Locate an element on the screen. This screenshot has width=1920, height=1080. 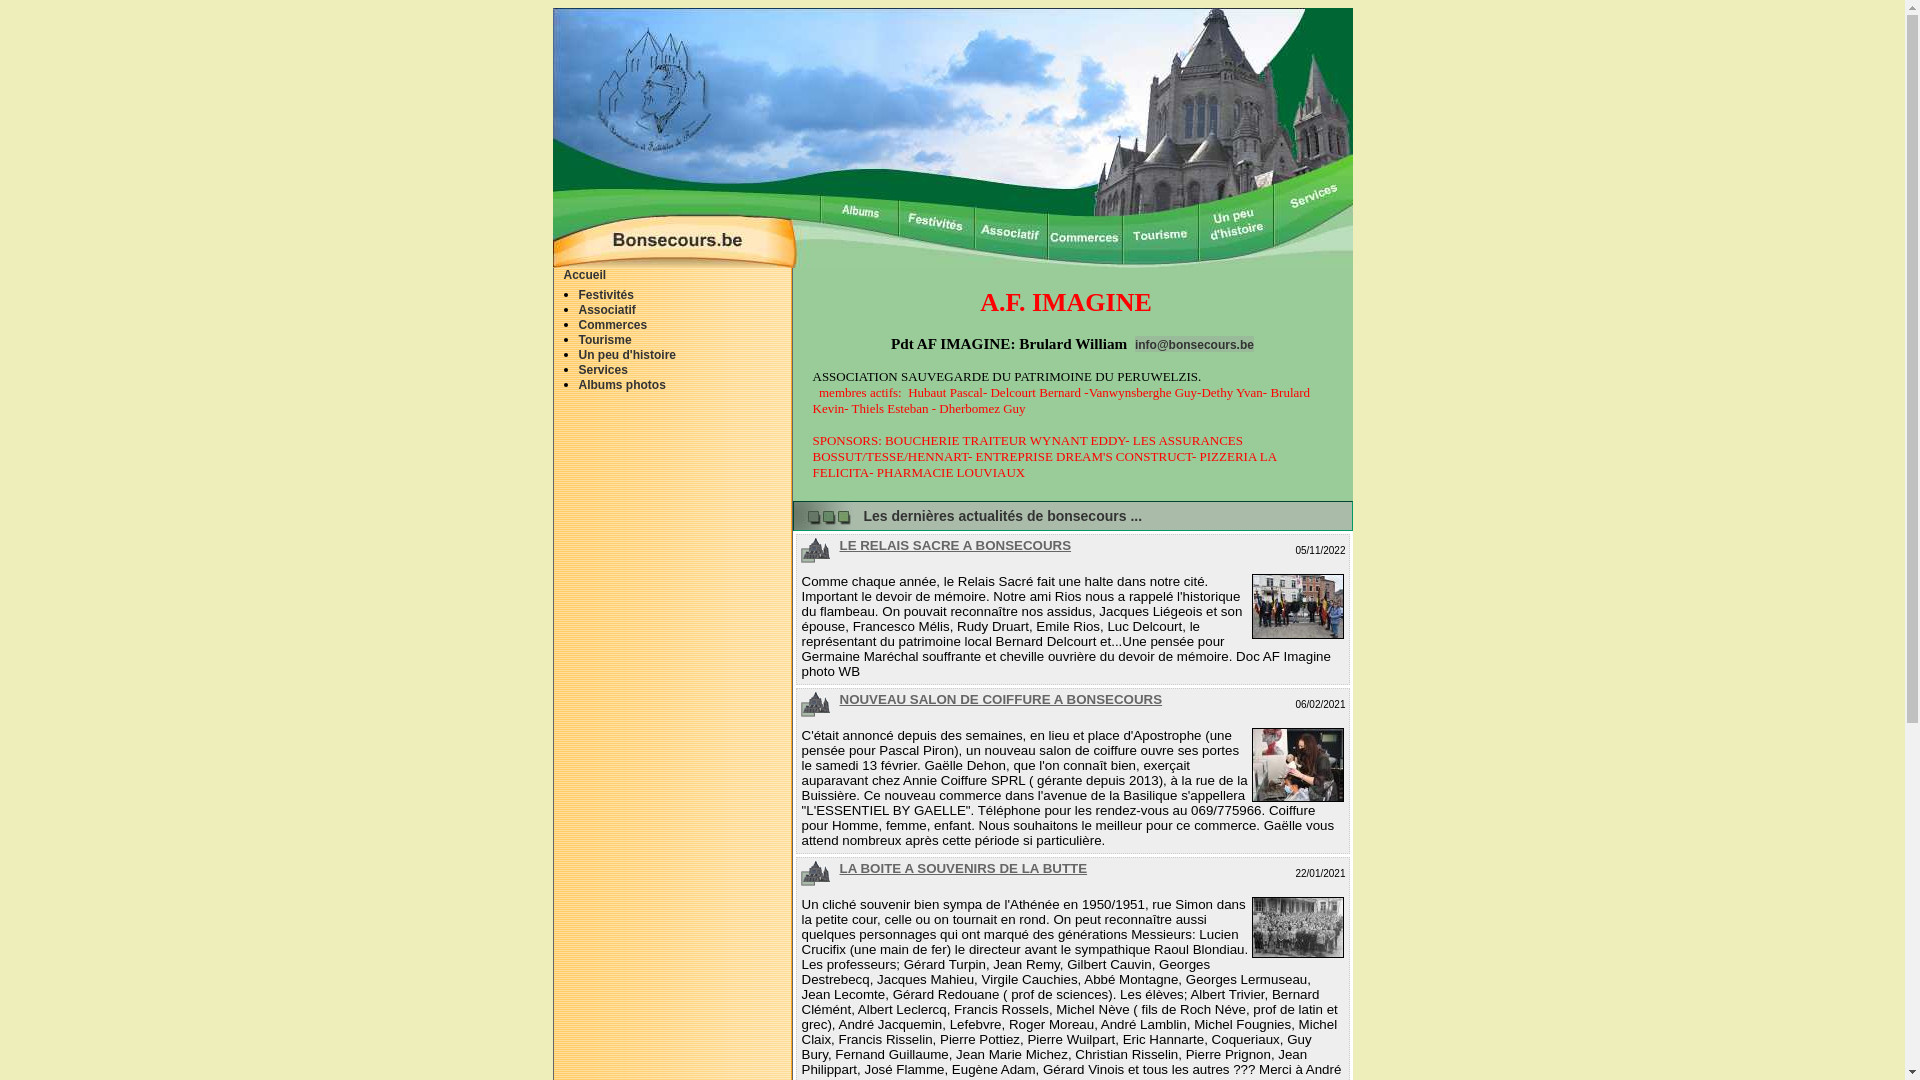
'info@bonsecours.be' is located at coordinates (1134, 343).